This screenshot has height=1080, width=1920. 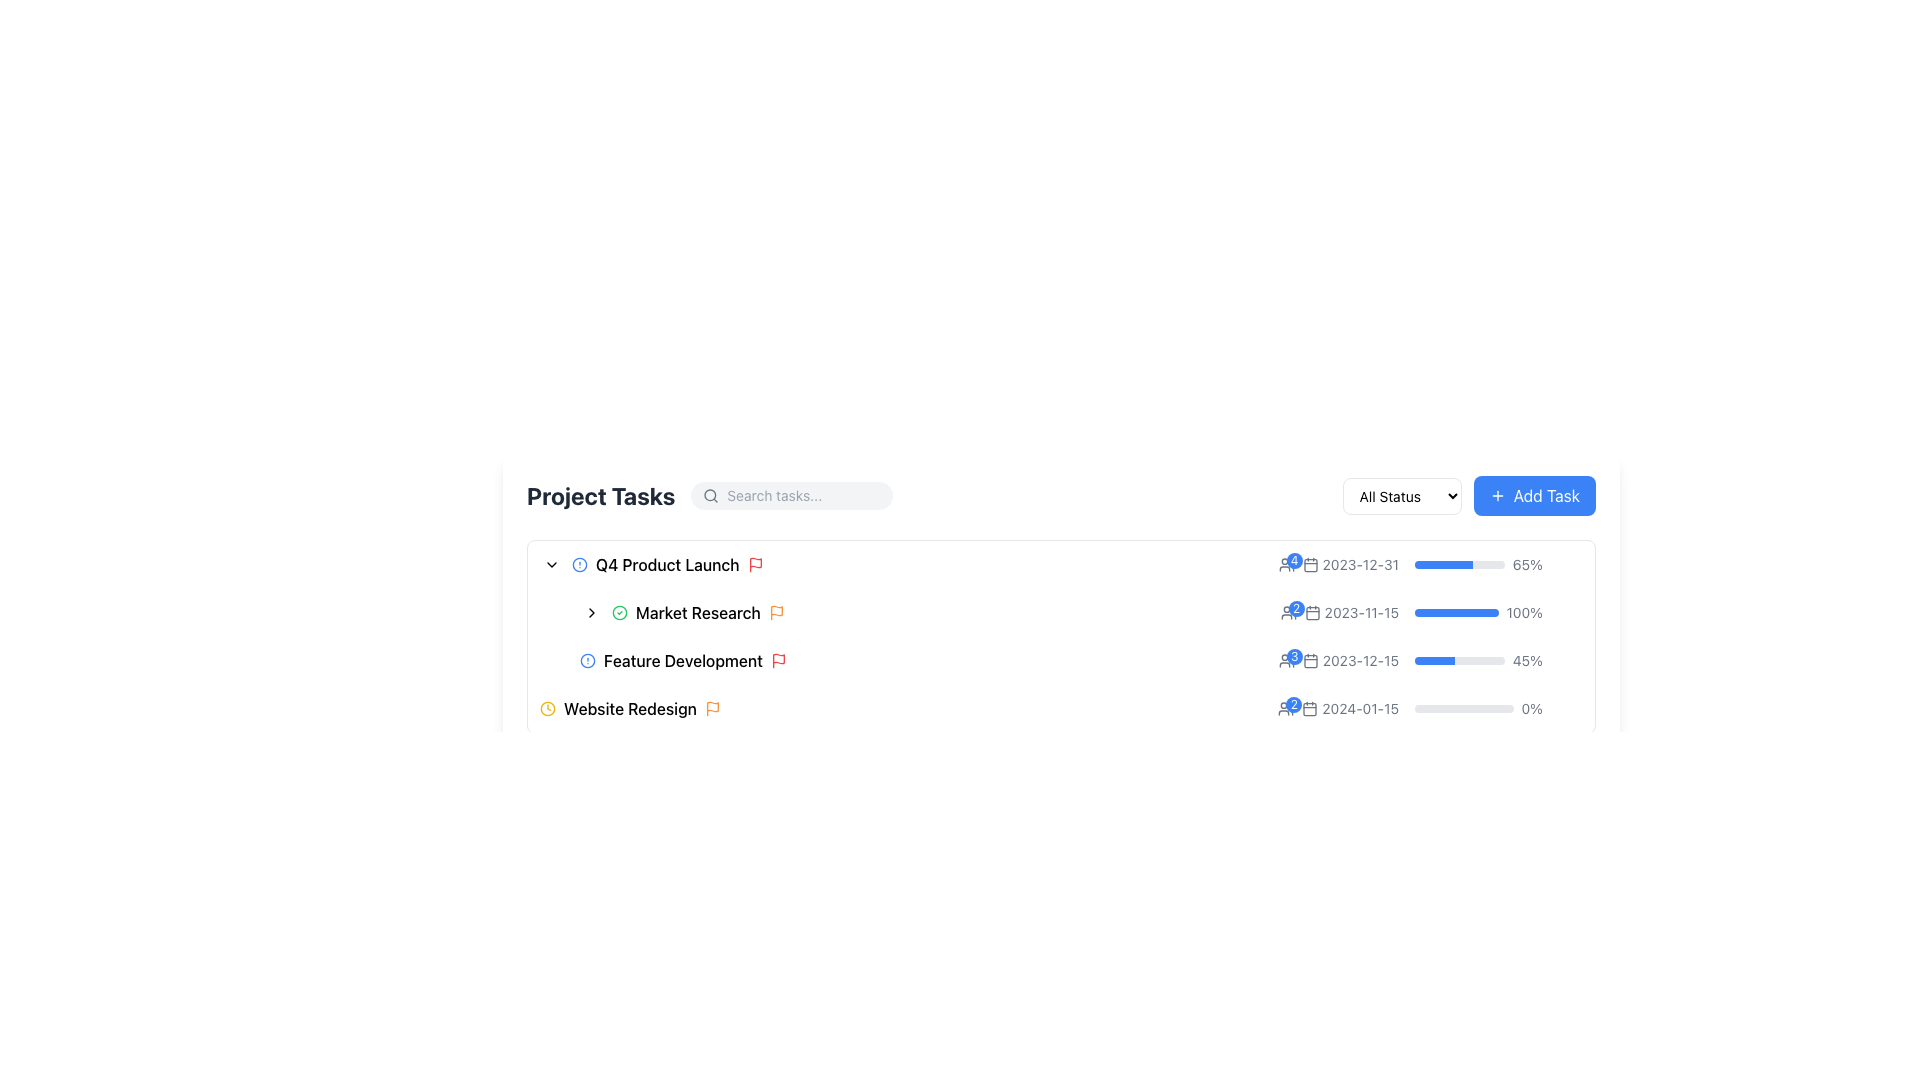 I want to click on the button that toggles the visibility of additional content related to the 'Q4 Product Launch' task, so click(x=552, y=564).